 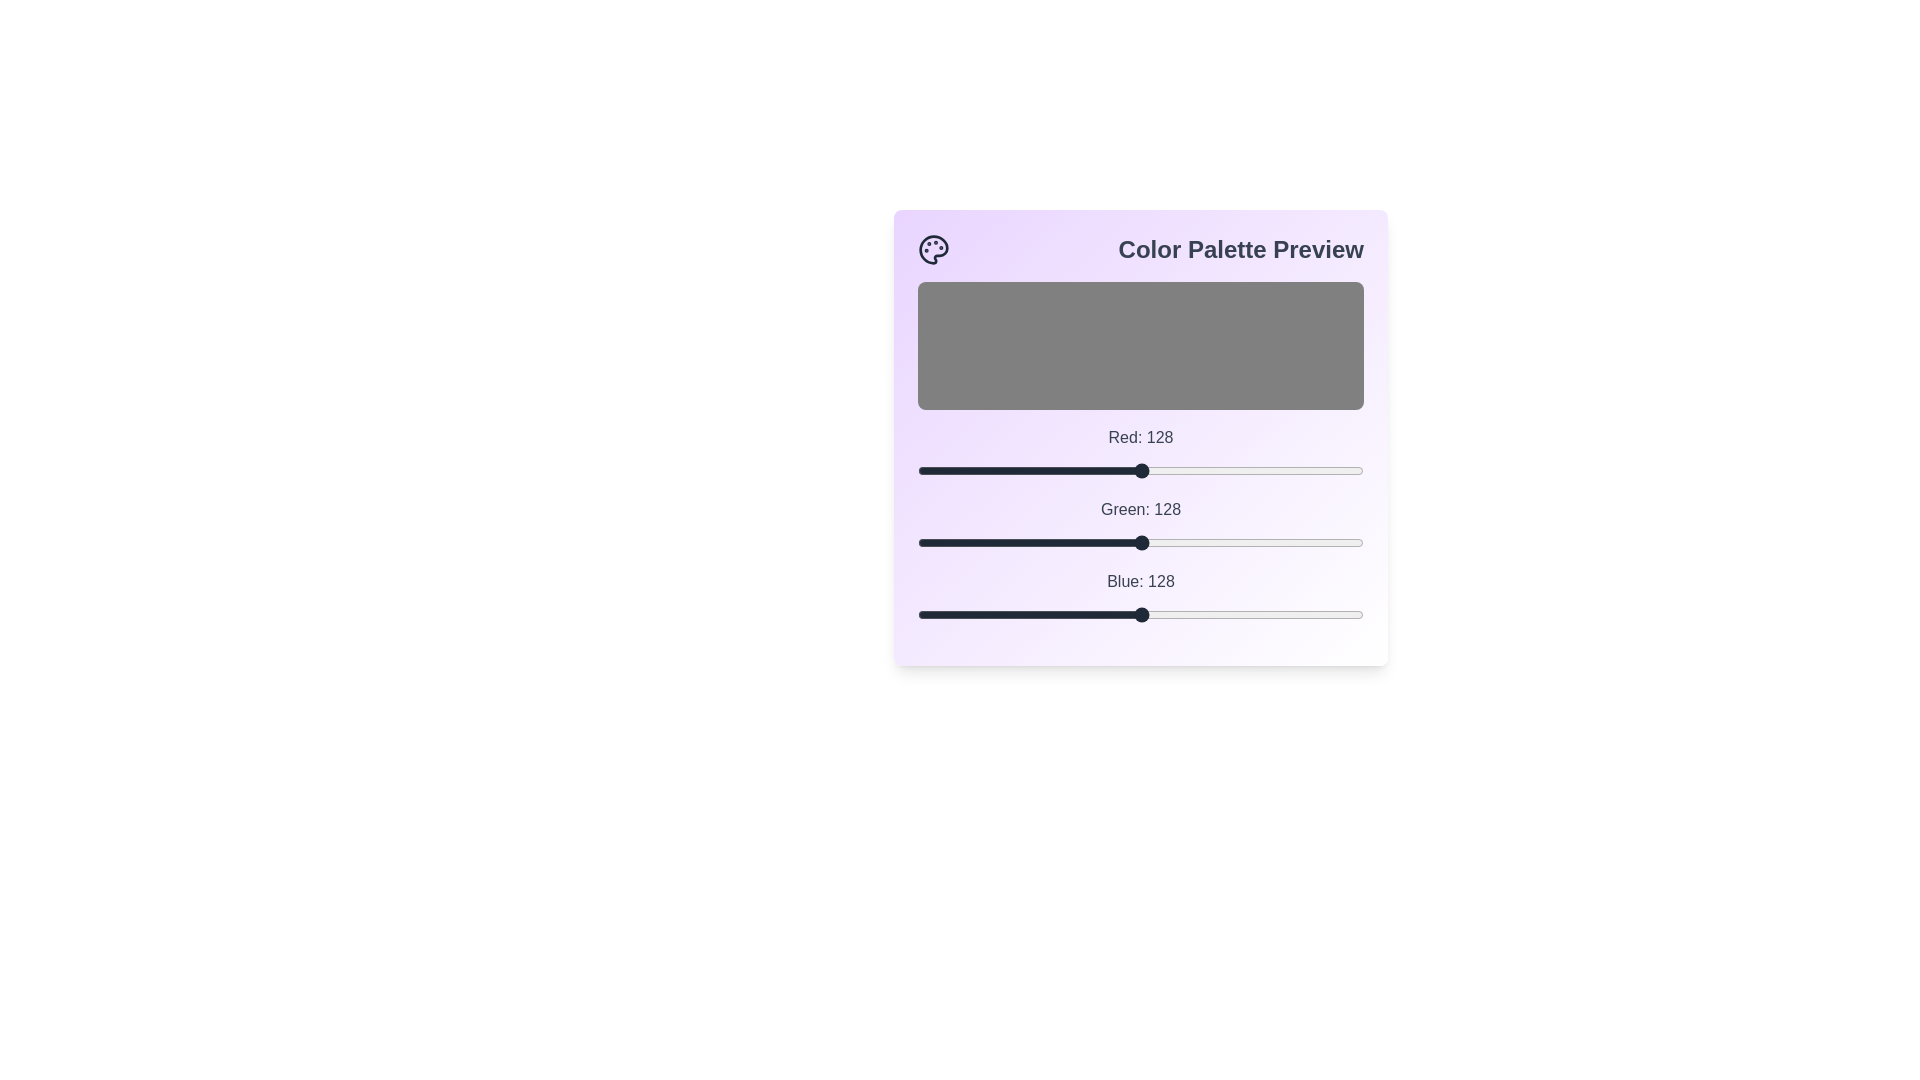 I want to click on the main circular shape of the color palette icon located in the top-left corner of the UI color palette interface, so click(x=933, y=249).